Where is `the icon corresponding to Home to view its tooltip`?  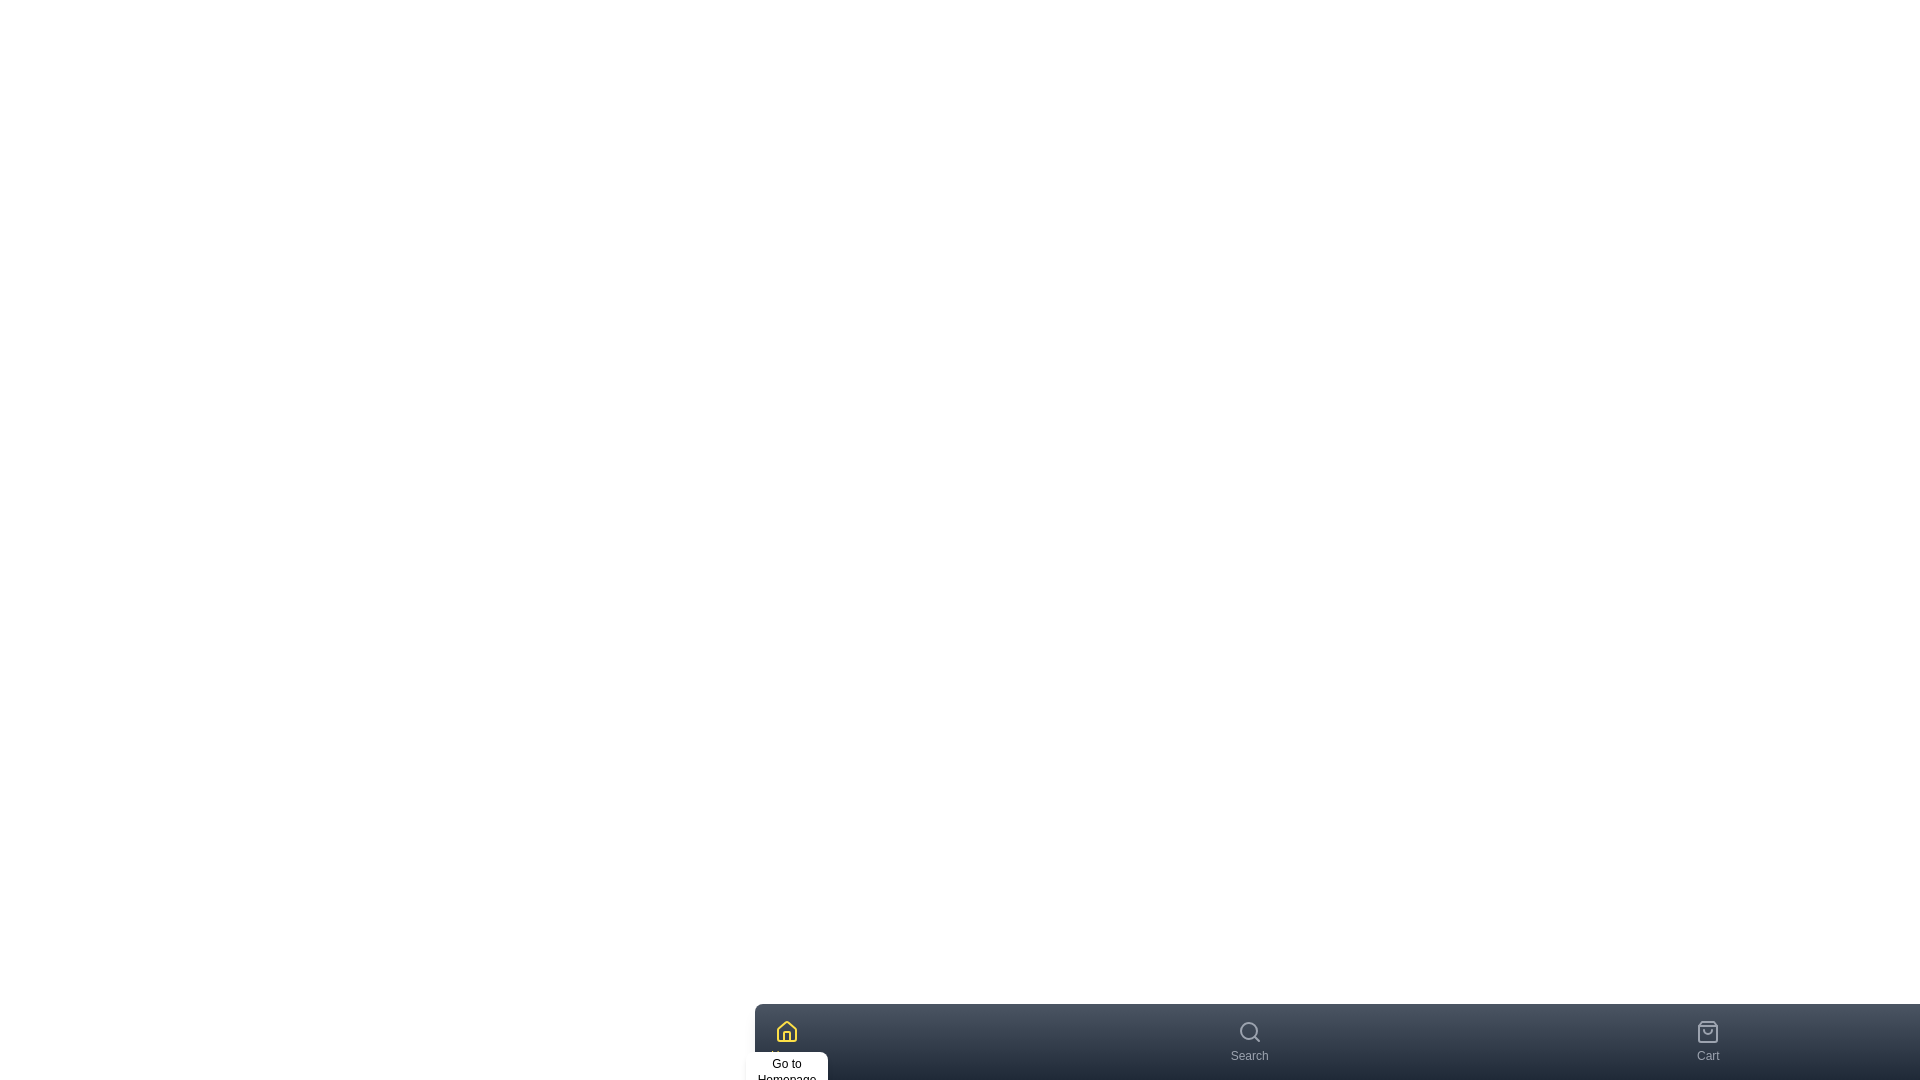
the icon corresponding to Home to view its tooltip is located at coordinates (786, 1032).